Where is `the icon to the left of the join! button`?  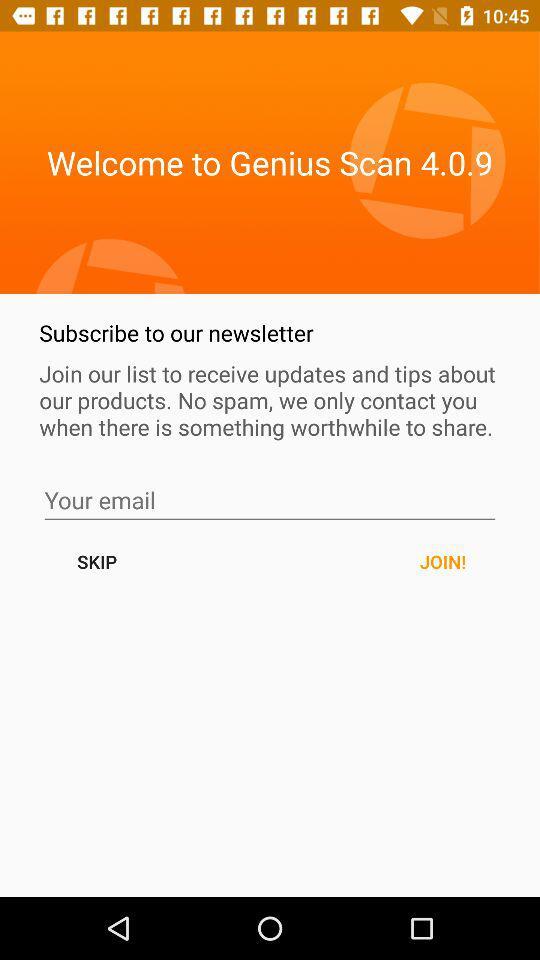 the icon to the left of the join! button is located at coordinates (96, 561).